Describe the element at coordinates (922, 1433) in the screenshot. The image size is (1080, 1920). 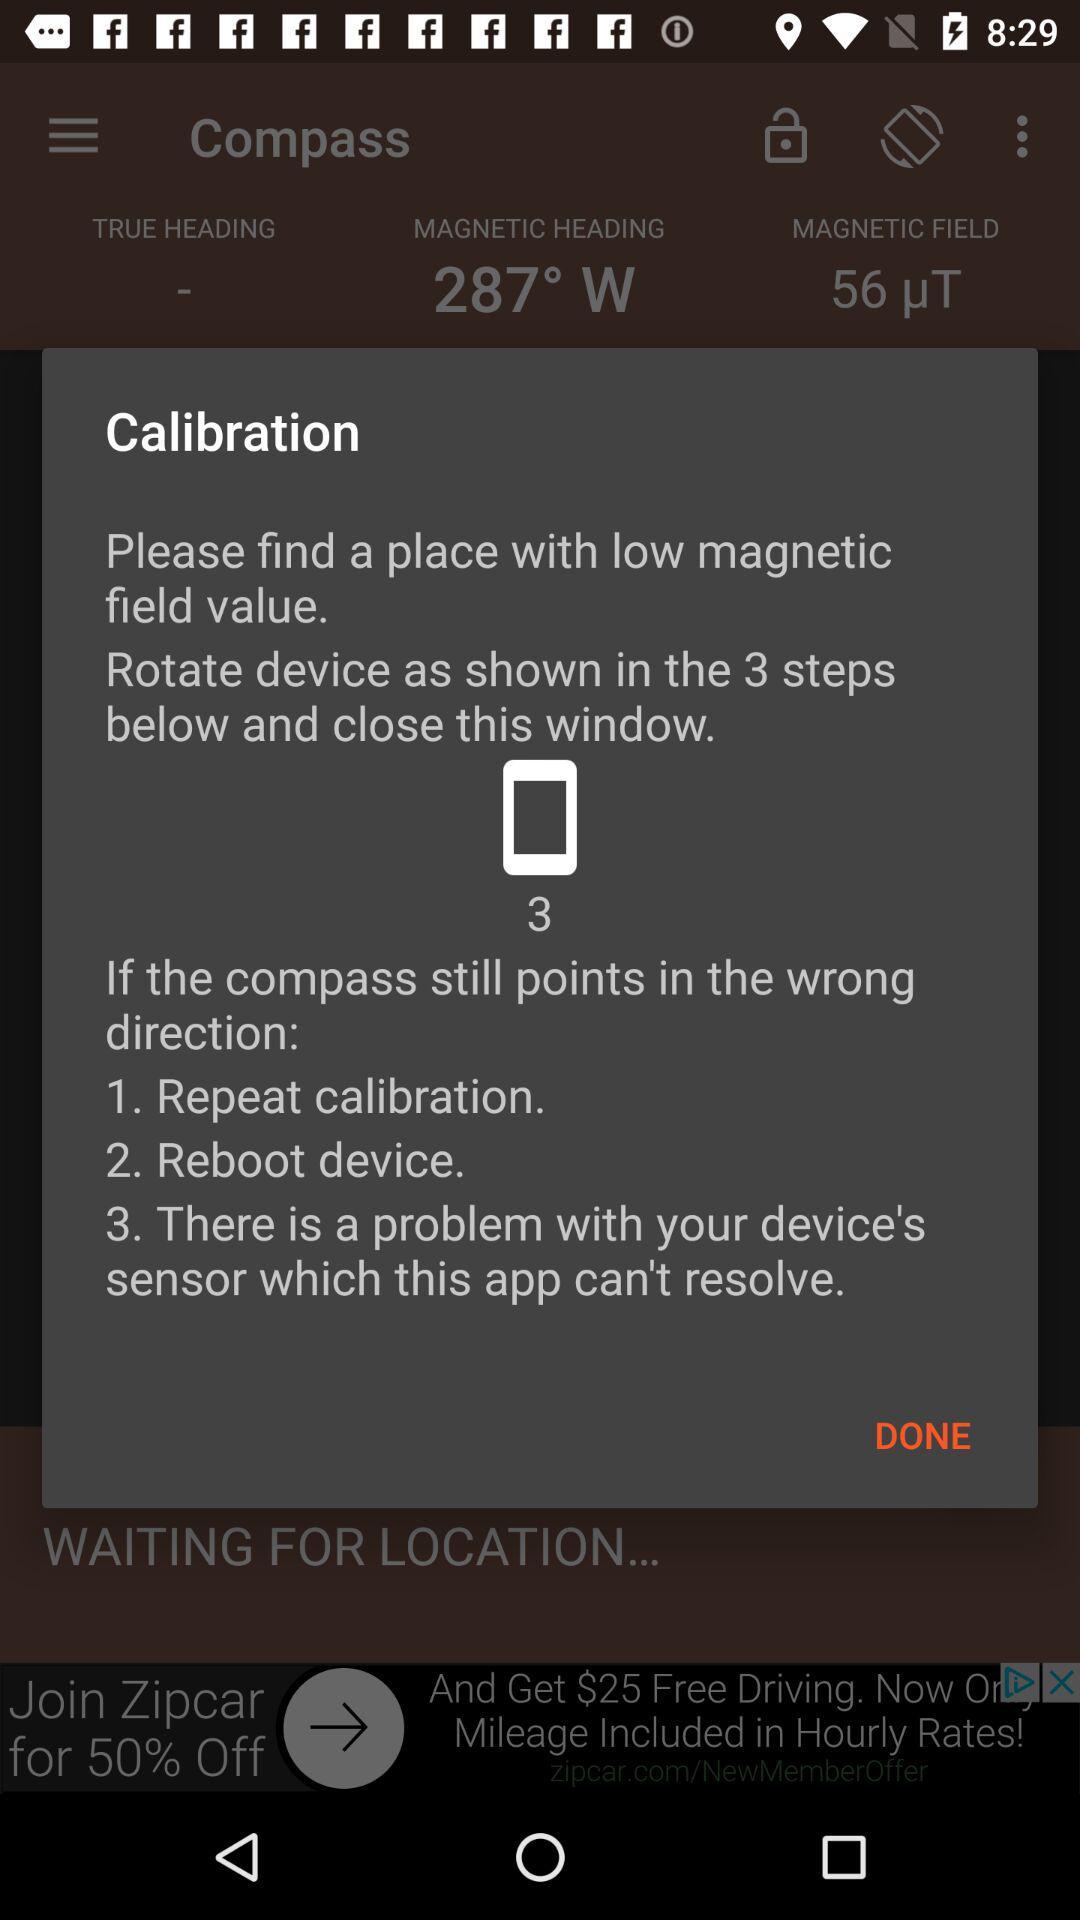
I see `the done icon` at that location.